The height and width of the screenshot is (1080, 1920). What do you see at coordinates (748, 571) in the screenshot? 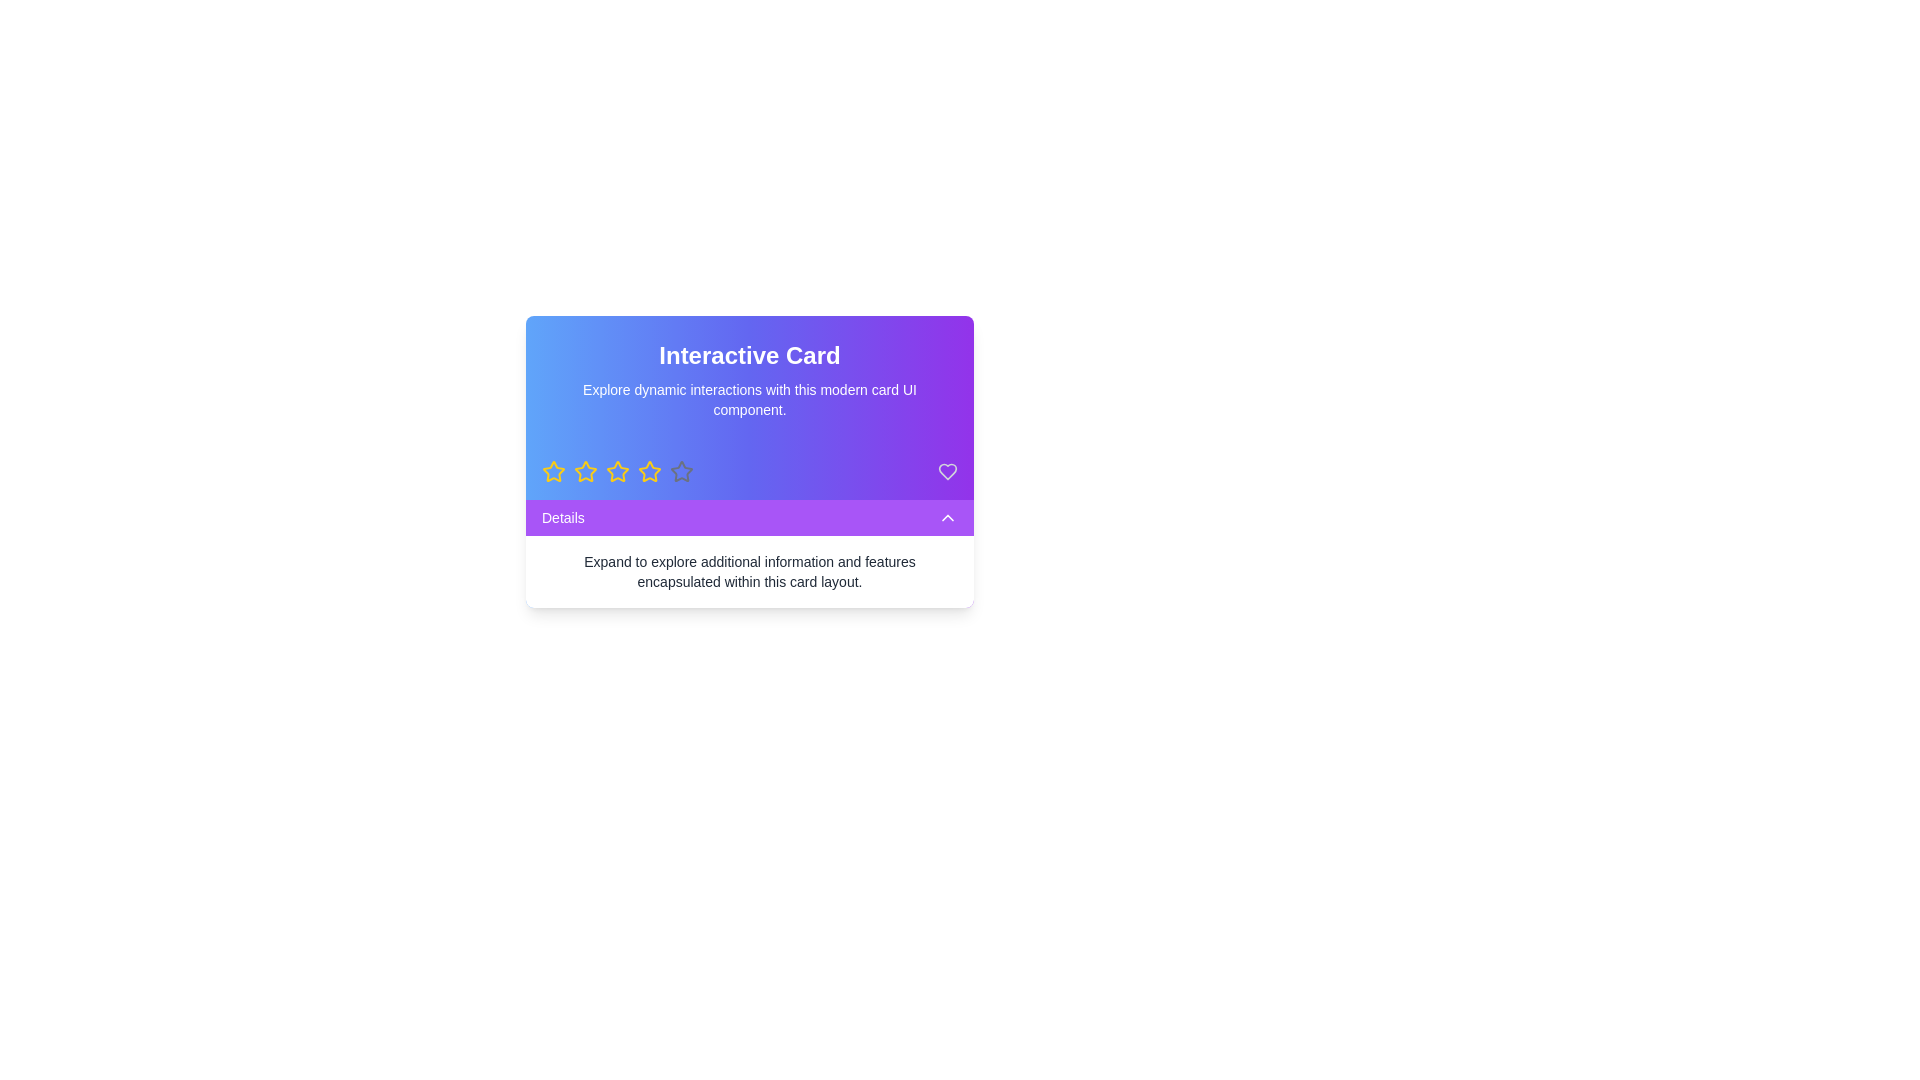
I see `the Text Block located directly below the purple 'Details' bar in the card layout, which serves as an expansion or details section` at bounding box center [748, 571].